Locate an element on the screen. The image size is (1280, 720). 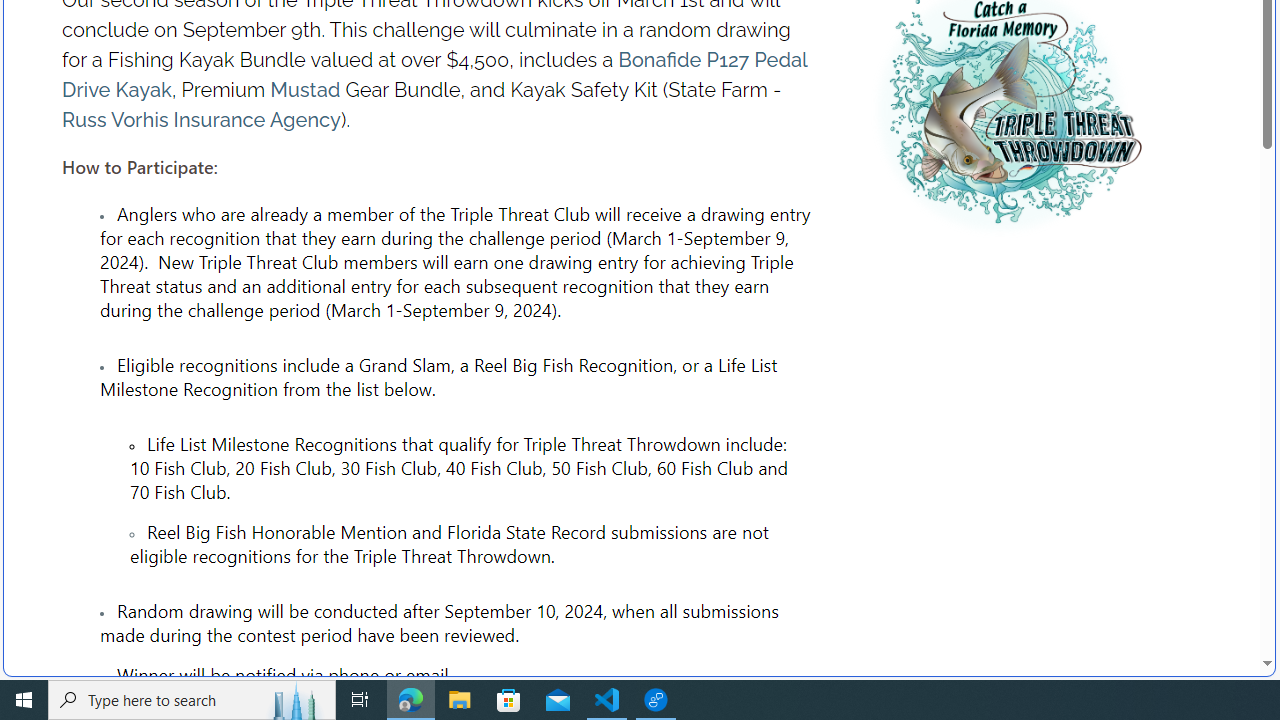
'Bonafide' is located at coordinates (659, 59).